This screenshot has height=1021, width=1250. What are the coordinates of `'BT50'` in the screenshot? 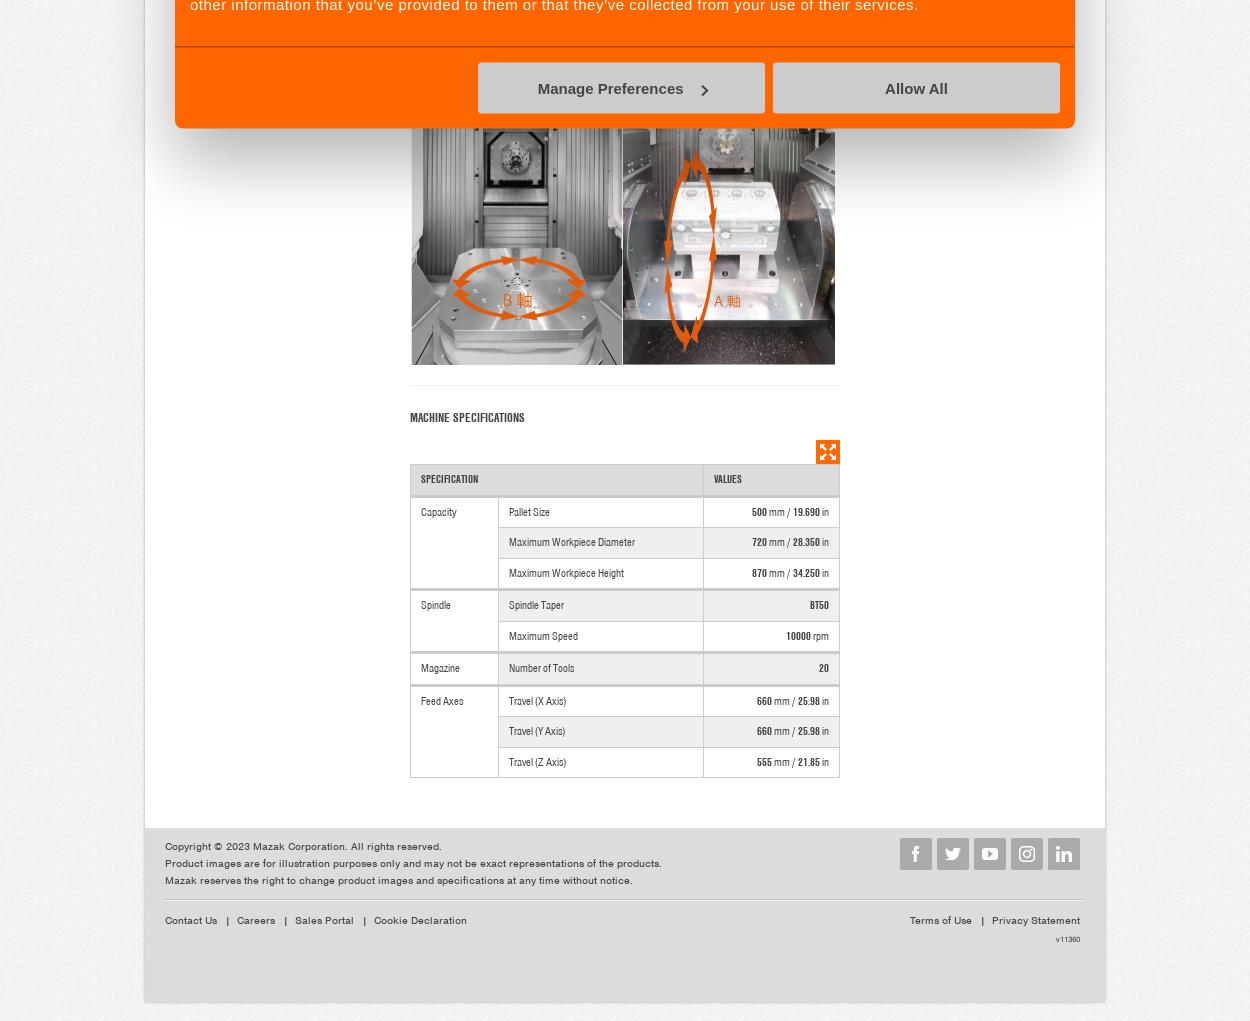 It's located at (818, 605).